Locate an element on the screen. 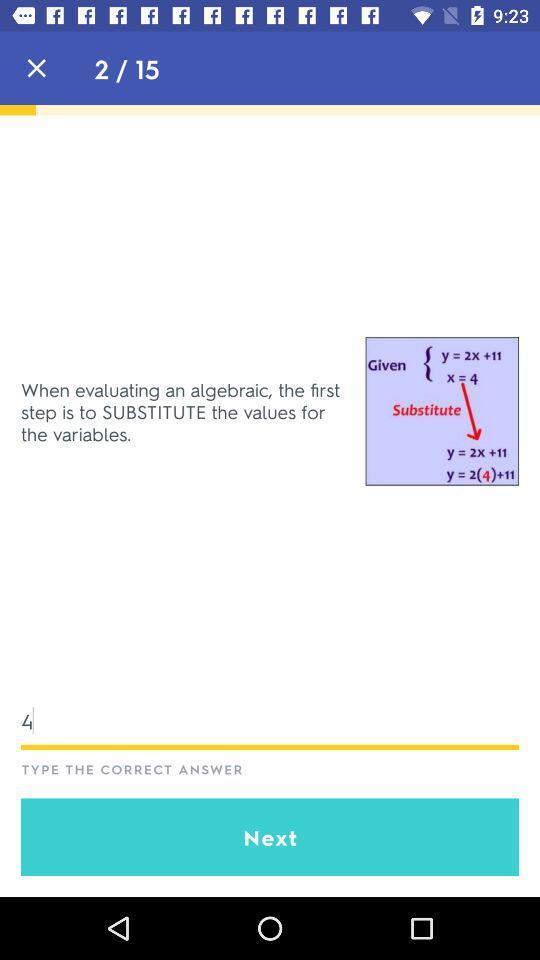  4 icon is located at coordinates (270, 720).